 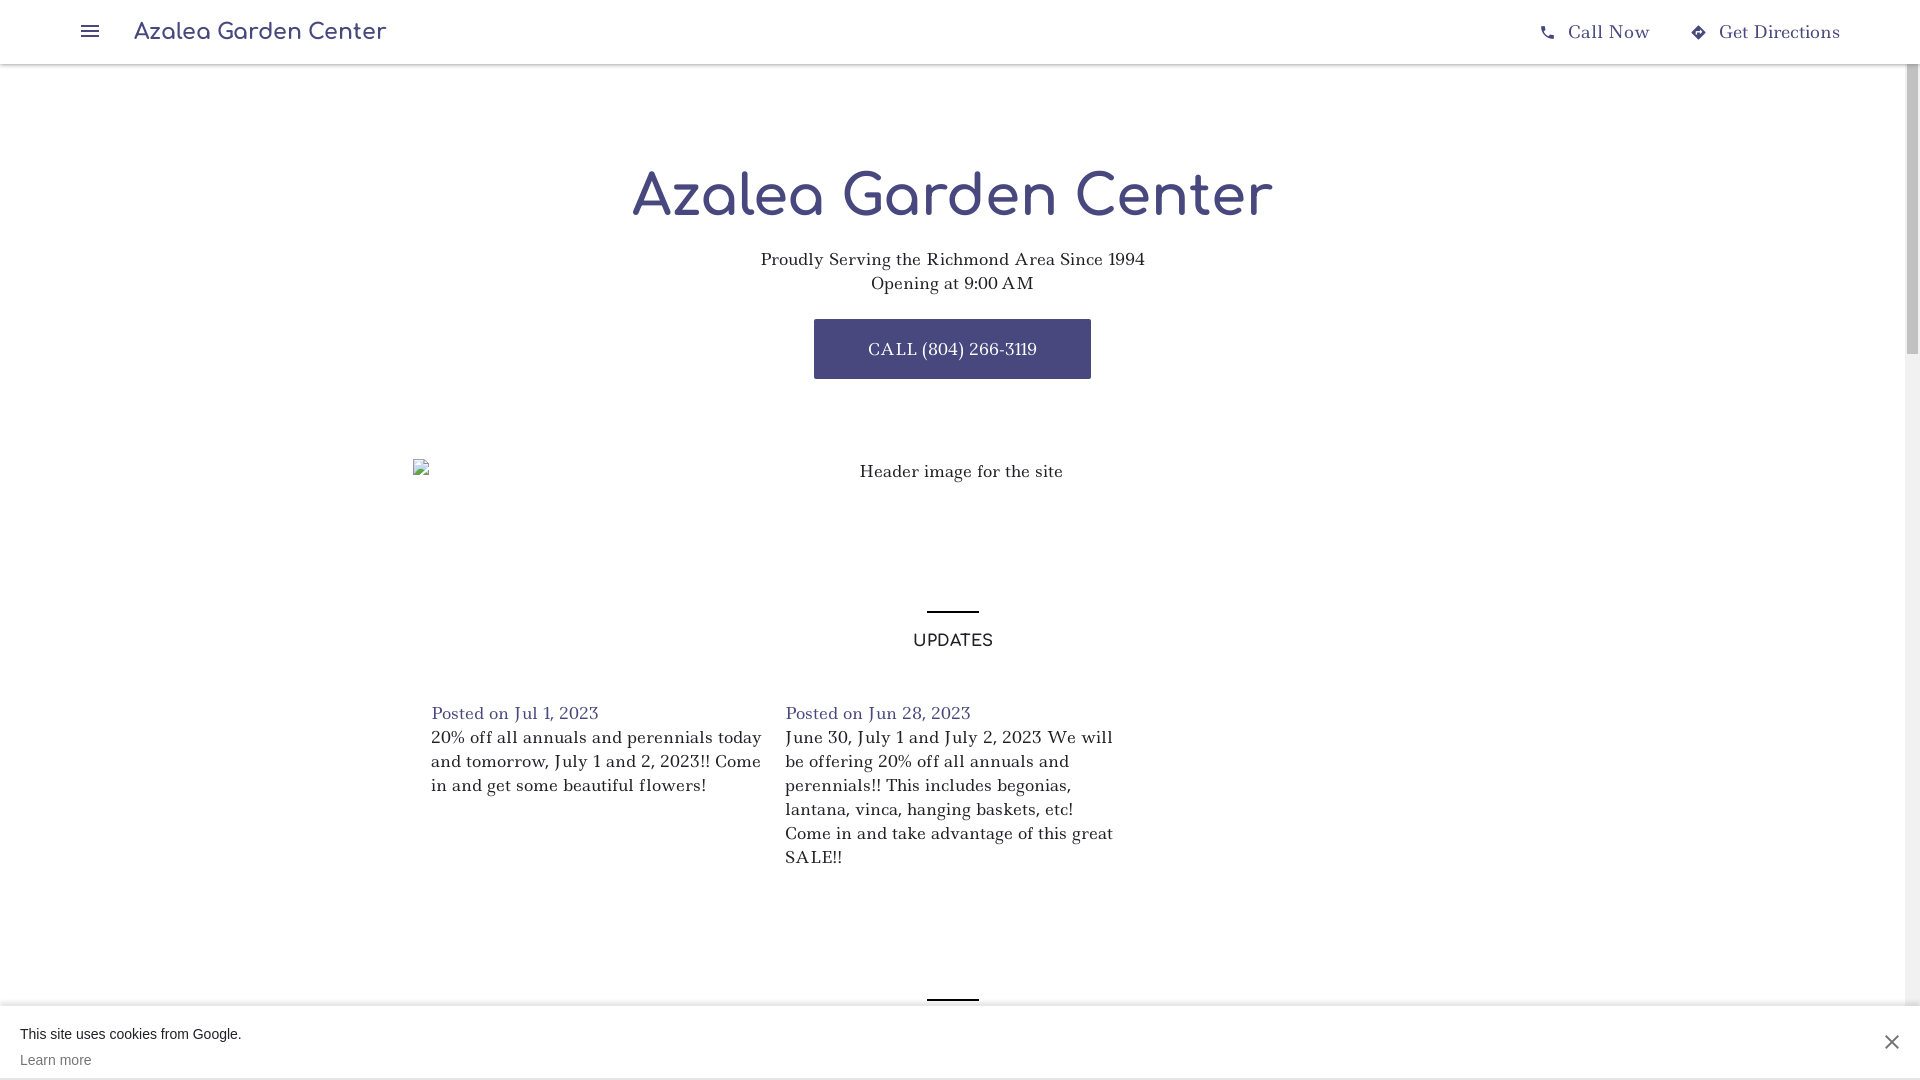 What do you see at coordinates (878, 712) in the screenshot?
I see `'Posted on Jun 28, 2023'` at bounding box center [878, 712].